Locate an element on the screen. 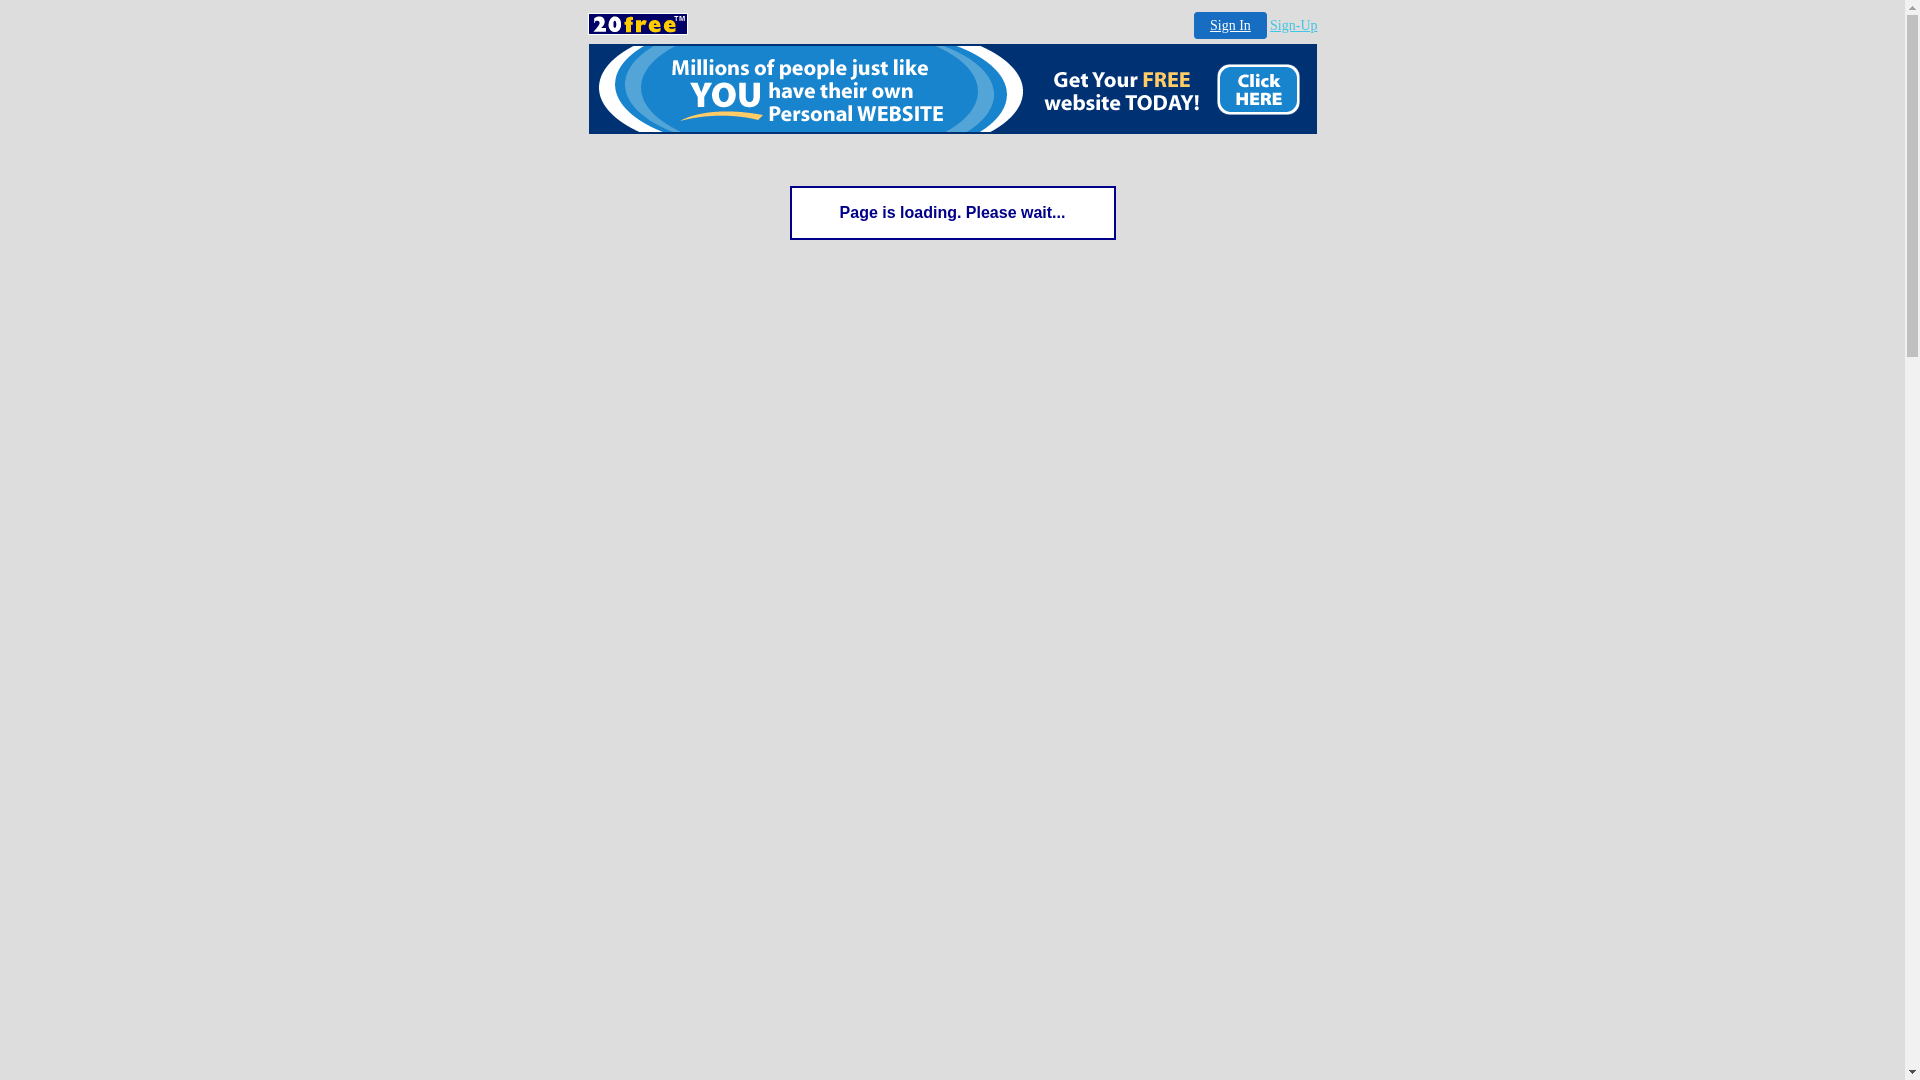  'Sign-Up' is located at coordinates (1293, 25).